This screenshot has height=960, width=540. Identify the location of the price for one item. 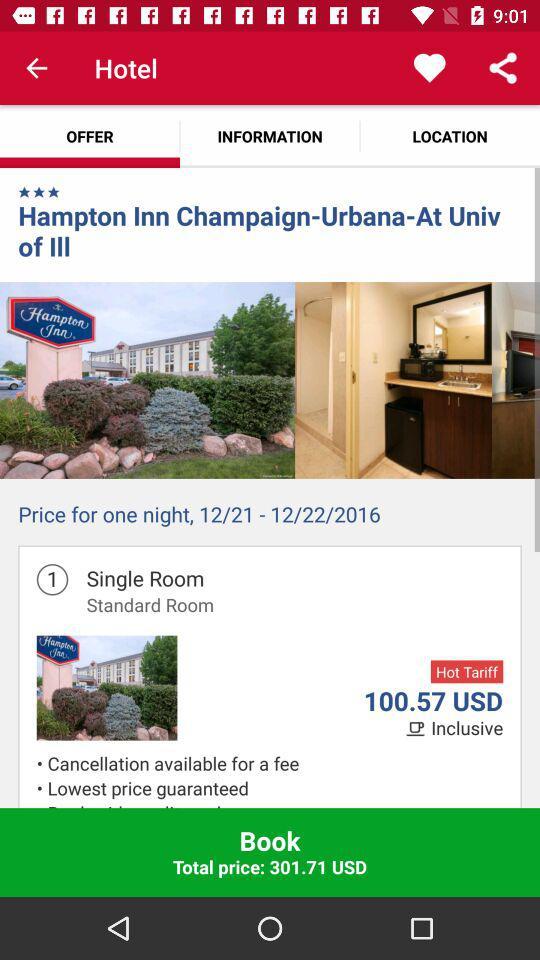
(270, 518).